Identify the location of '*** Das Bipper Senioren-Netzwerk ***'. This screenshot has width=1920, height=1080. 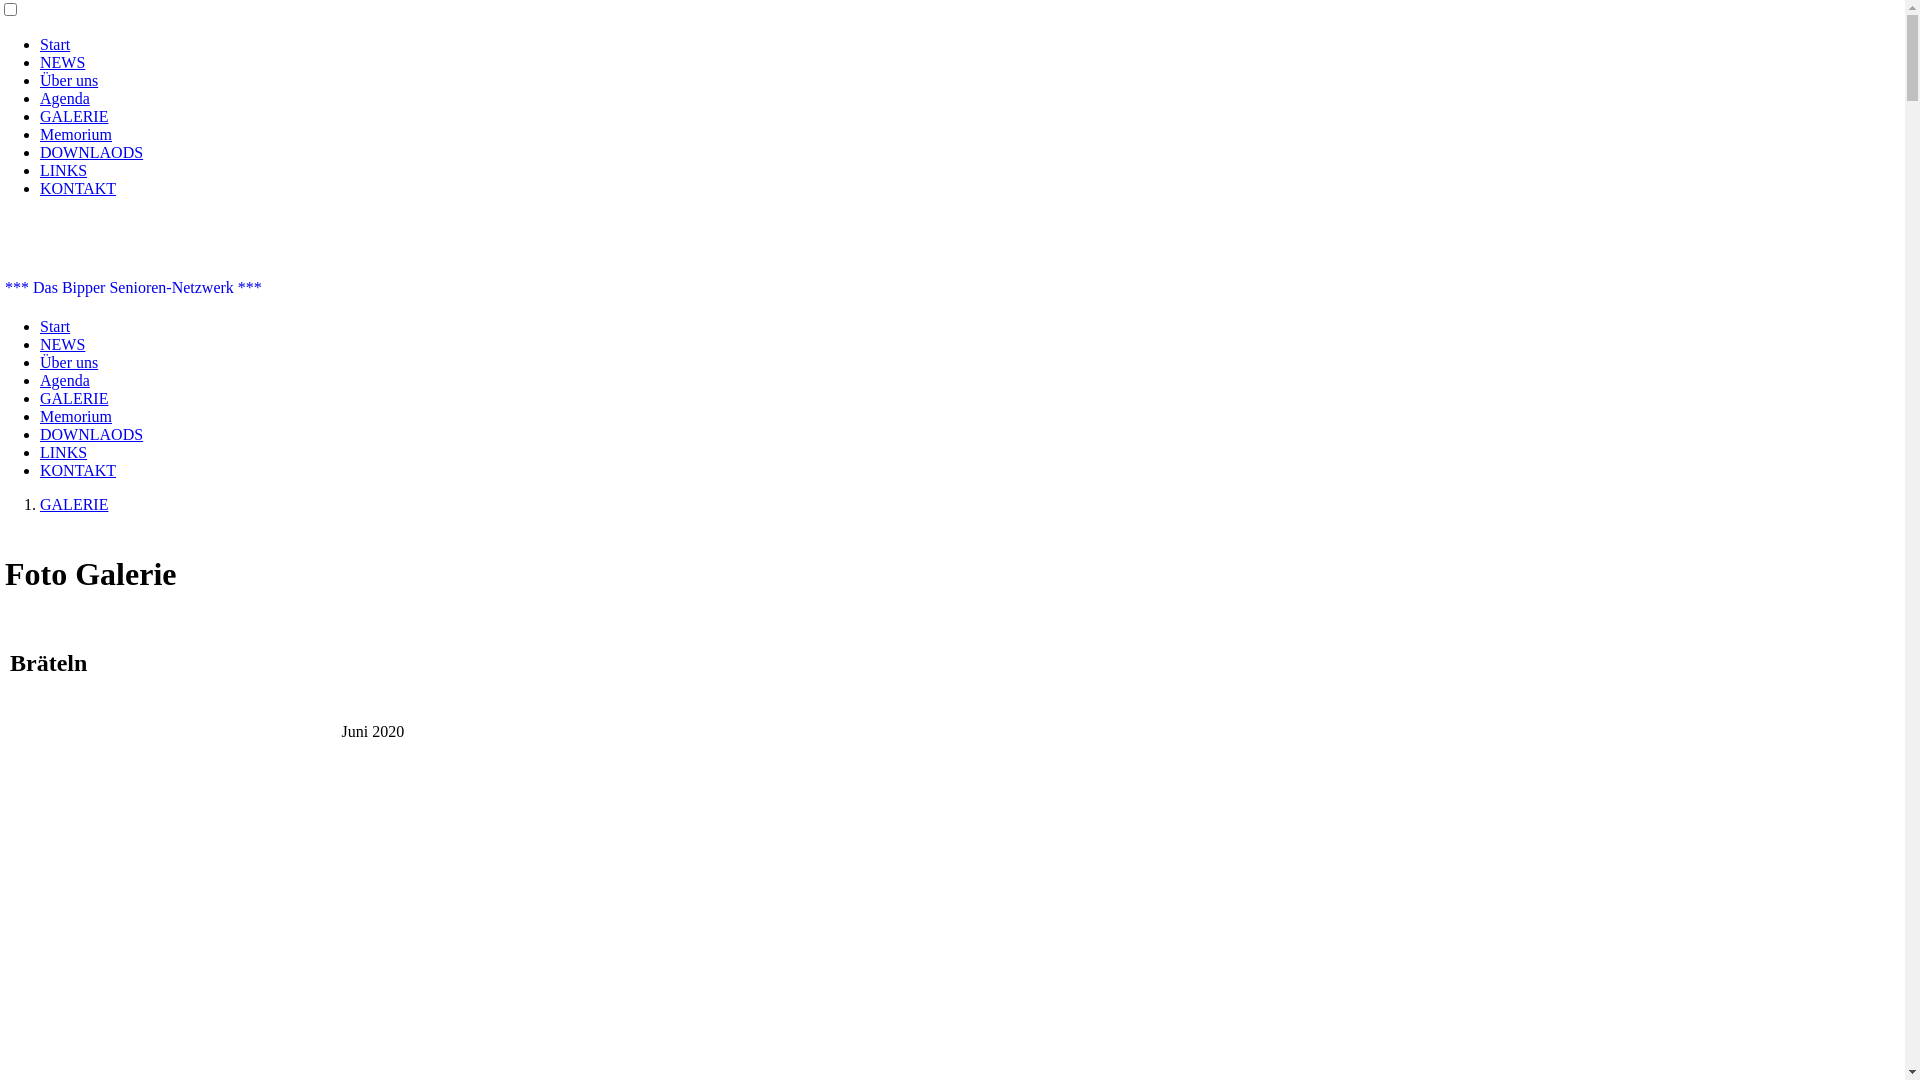
(132, 287).